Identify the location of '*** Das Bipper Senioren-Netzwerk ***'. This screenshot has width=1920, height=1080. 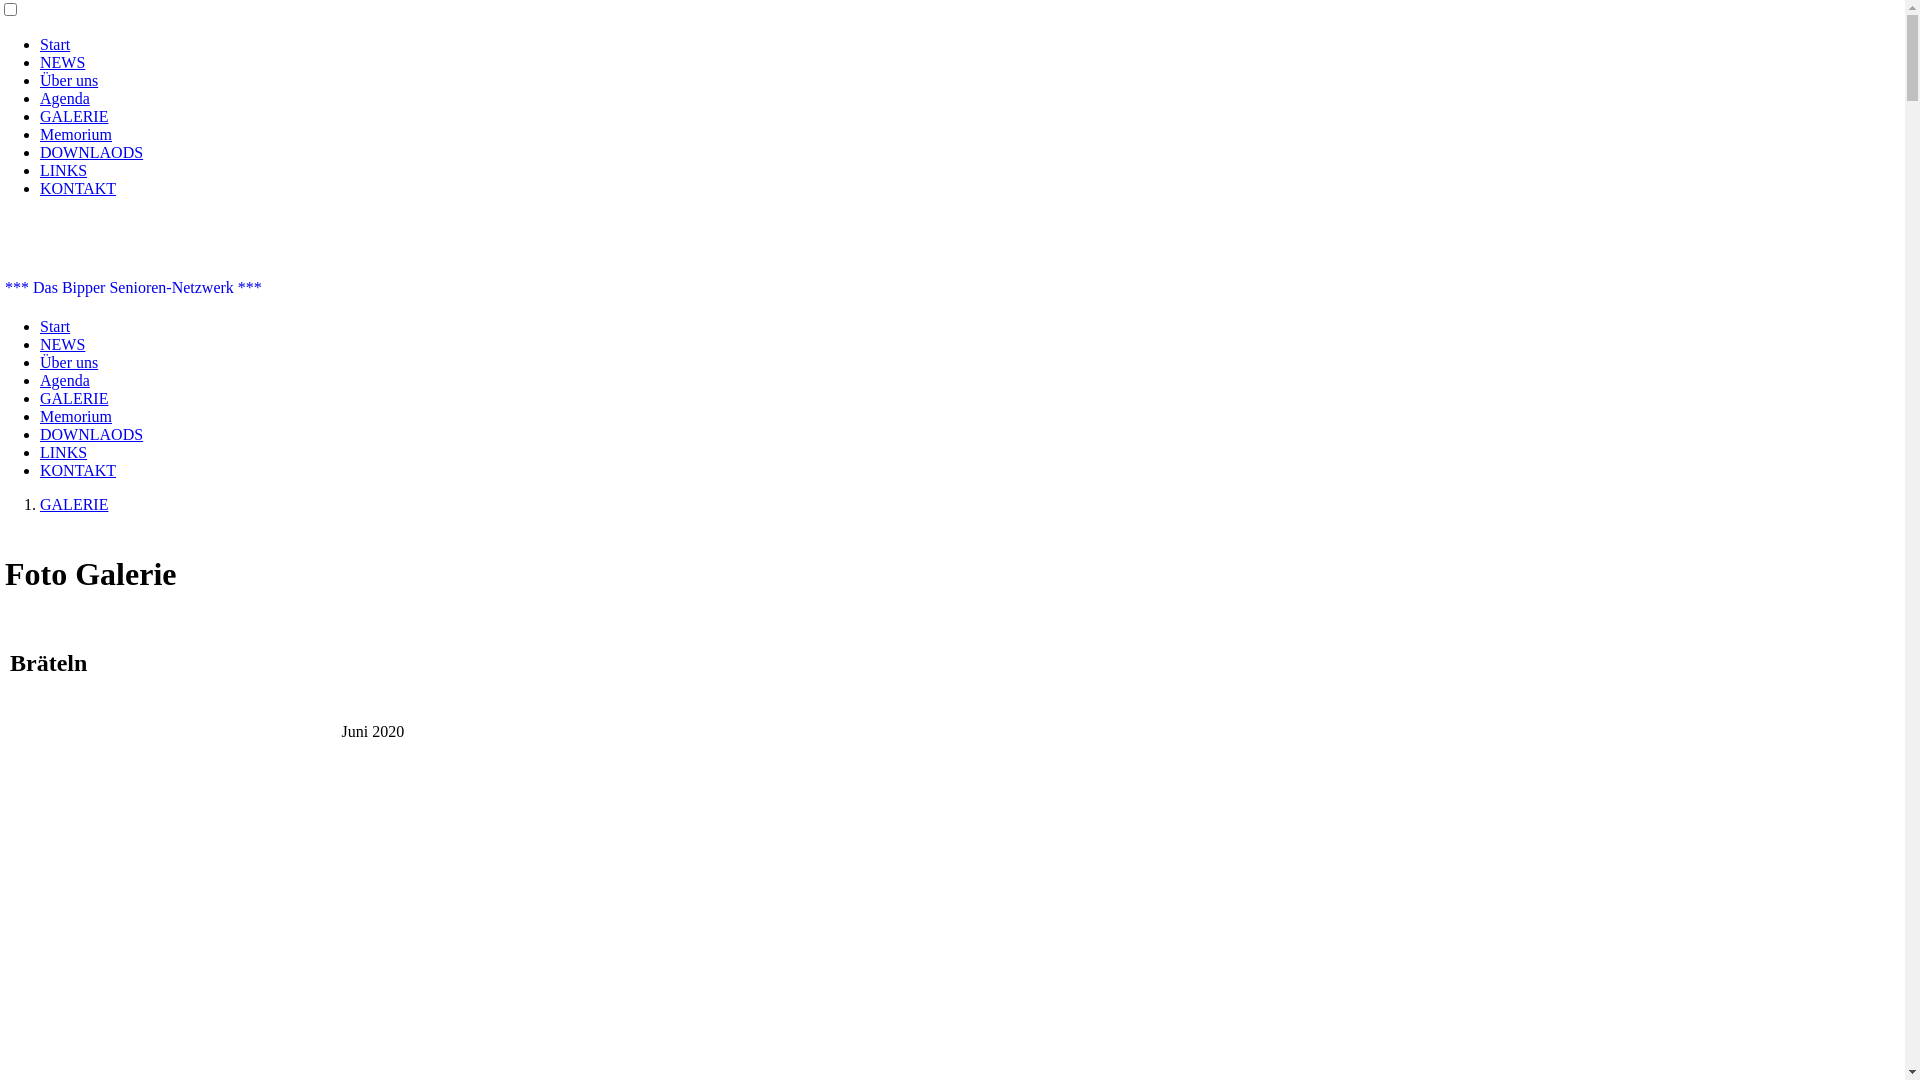
(132, 287).